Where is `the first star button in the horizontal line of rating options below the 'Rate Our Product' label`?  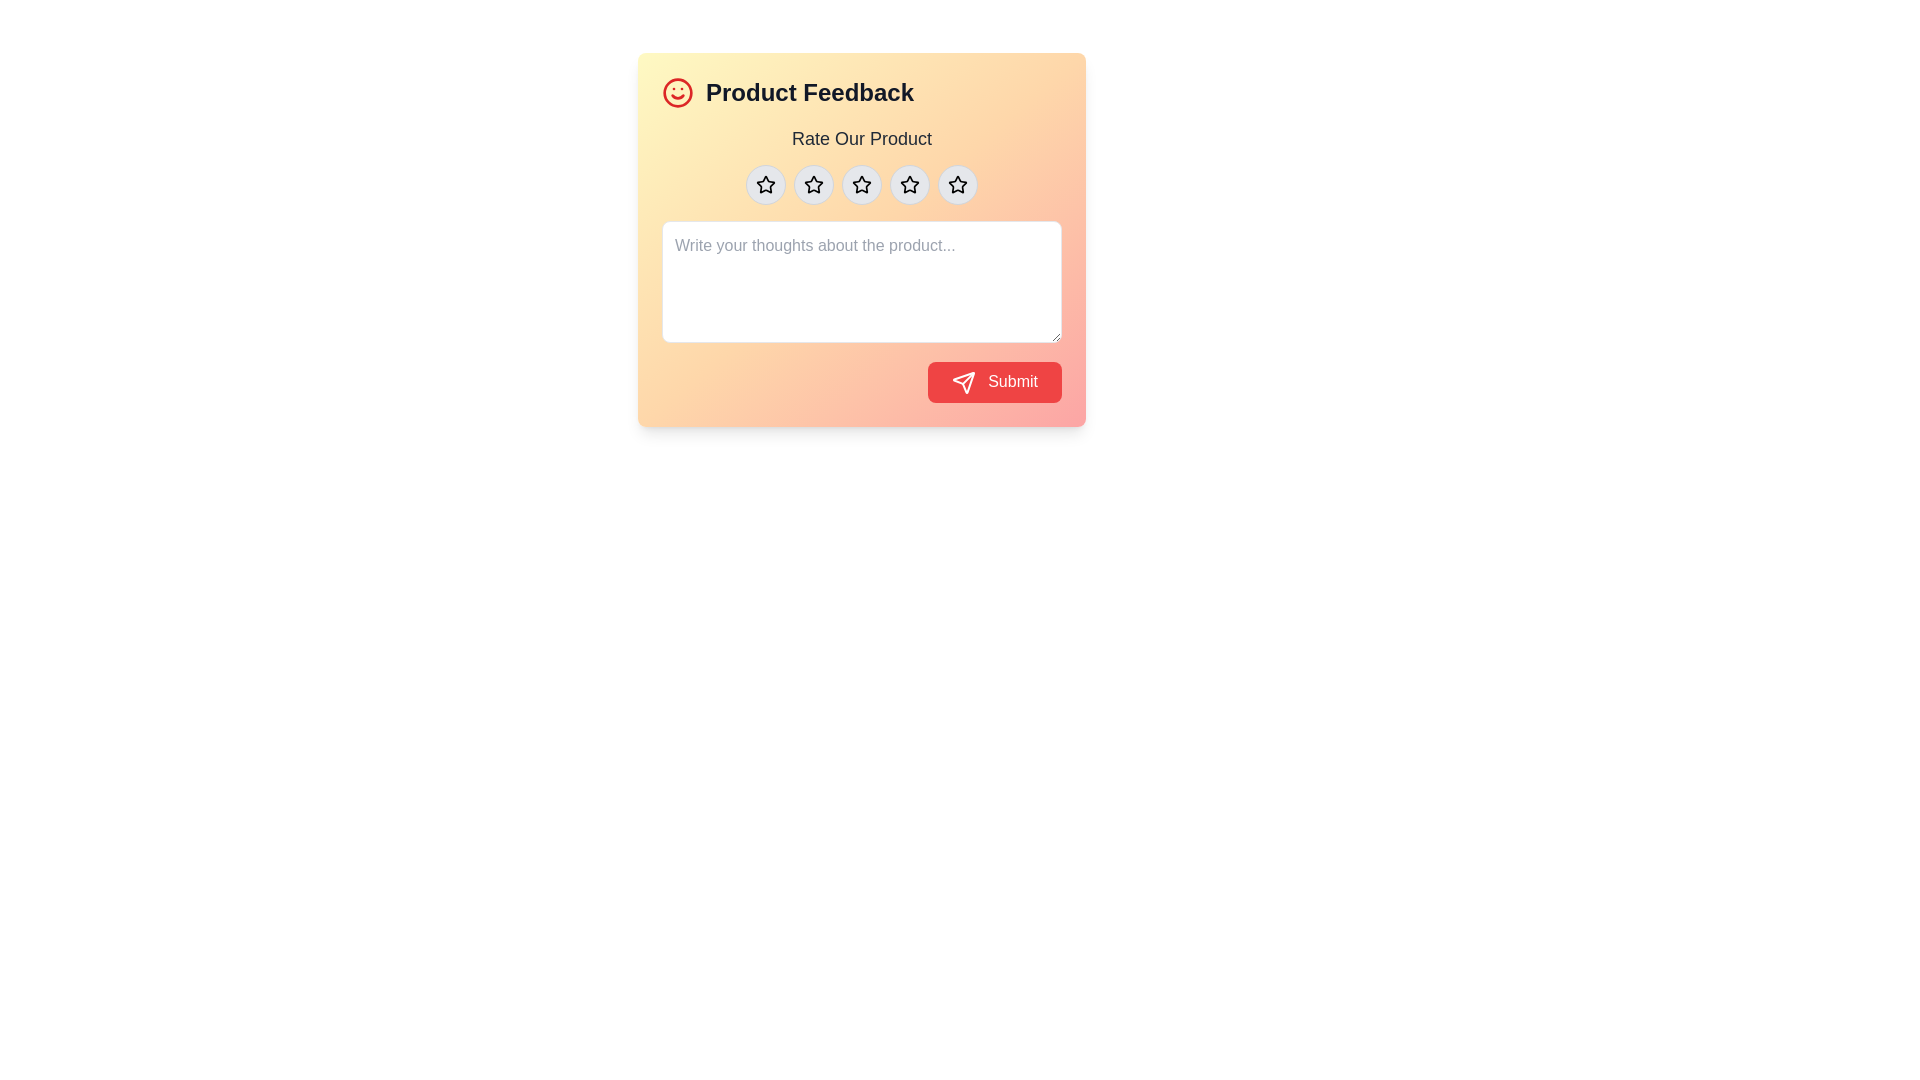 the first star button in the horizontal line of rating options below the 'Rate Our Product' label is located at coordinates (765, 185).